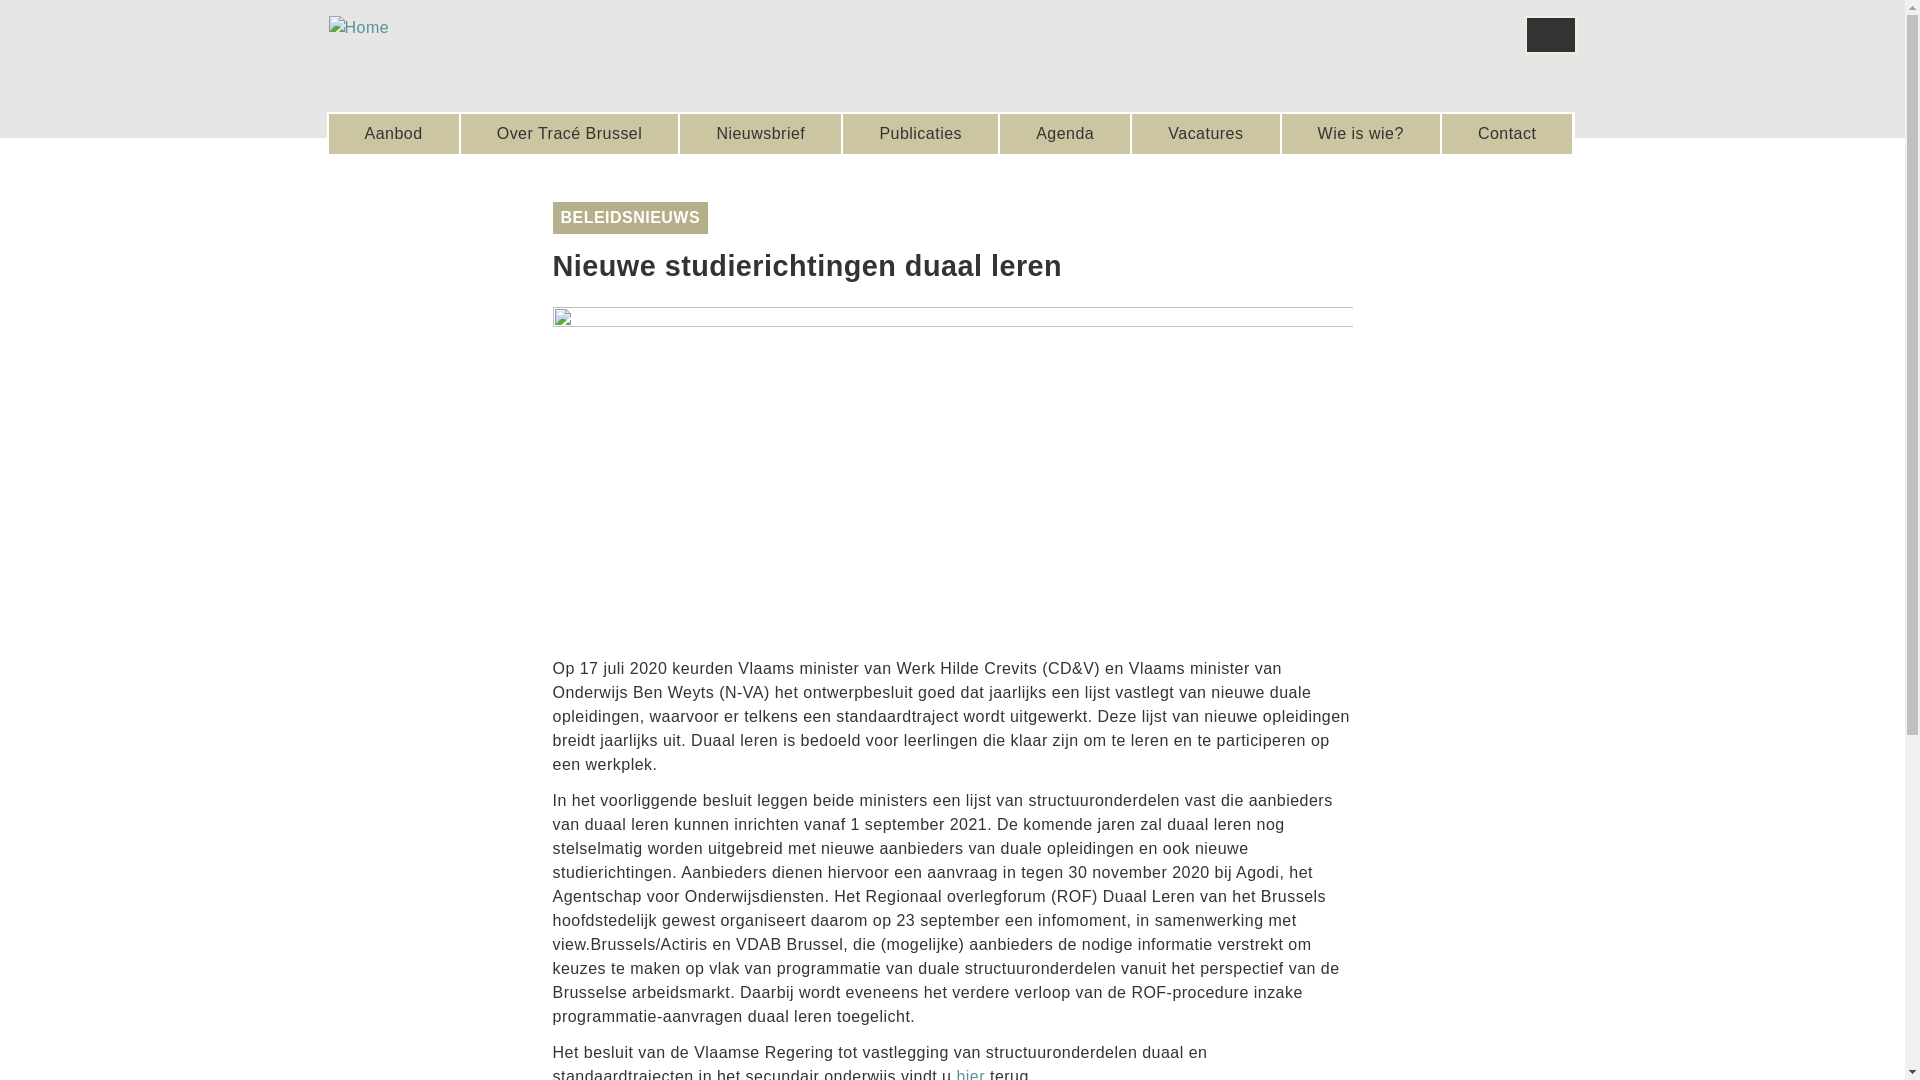  Describe the element at coordinates (759, 134) in the screenshot. I see `'Nieuwsbrief'` at that location.